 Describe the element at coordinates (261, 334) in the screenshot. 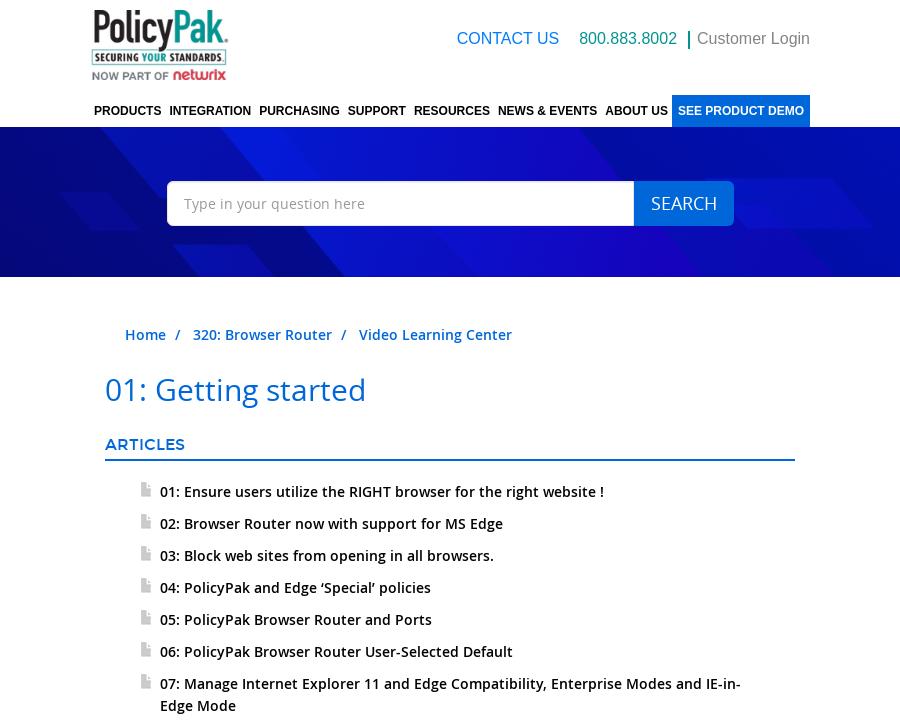

I see `'320: Browser Router'` at that location.